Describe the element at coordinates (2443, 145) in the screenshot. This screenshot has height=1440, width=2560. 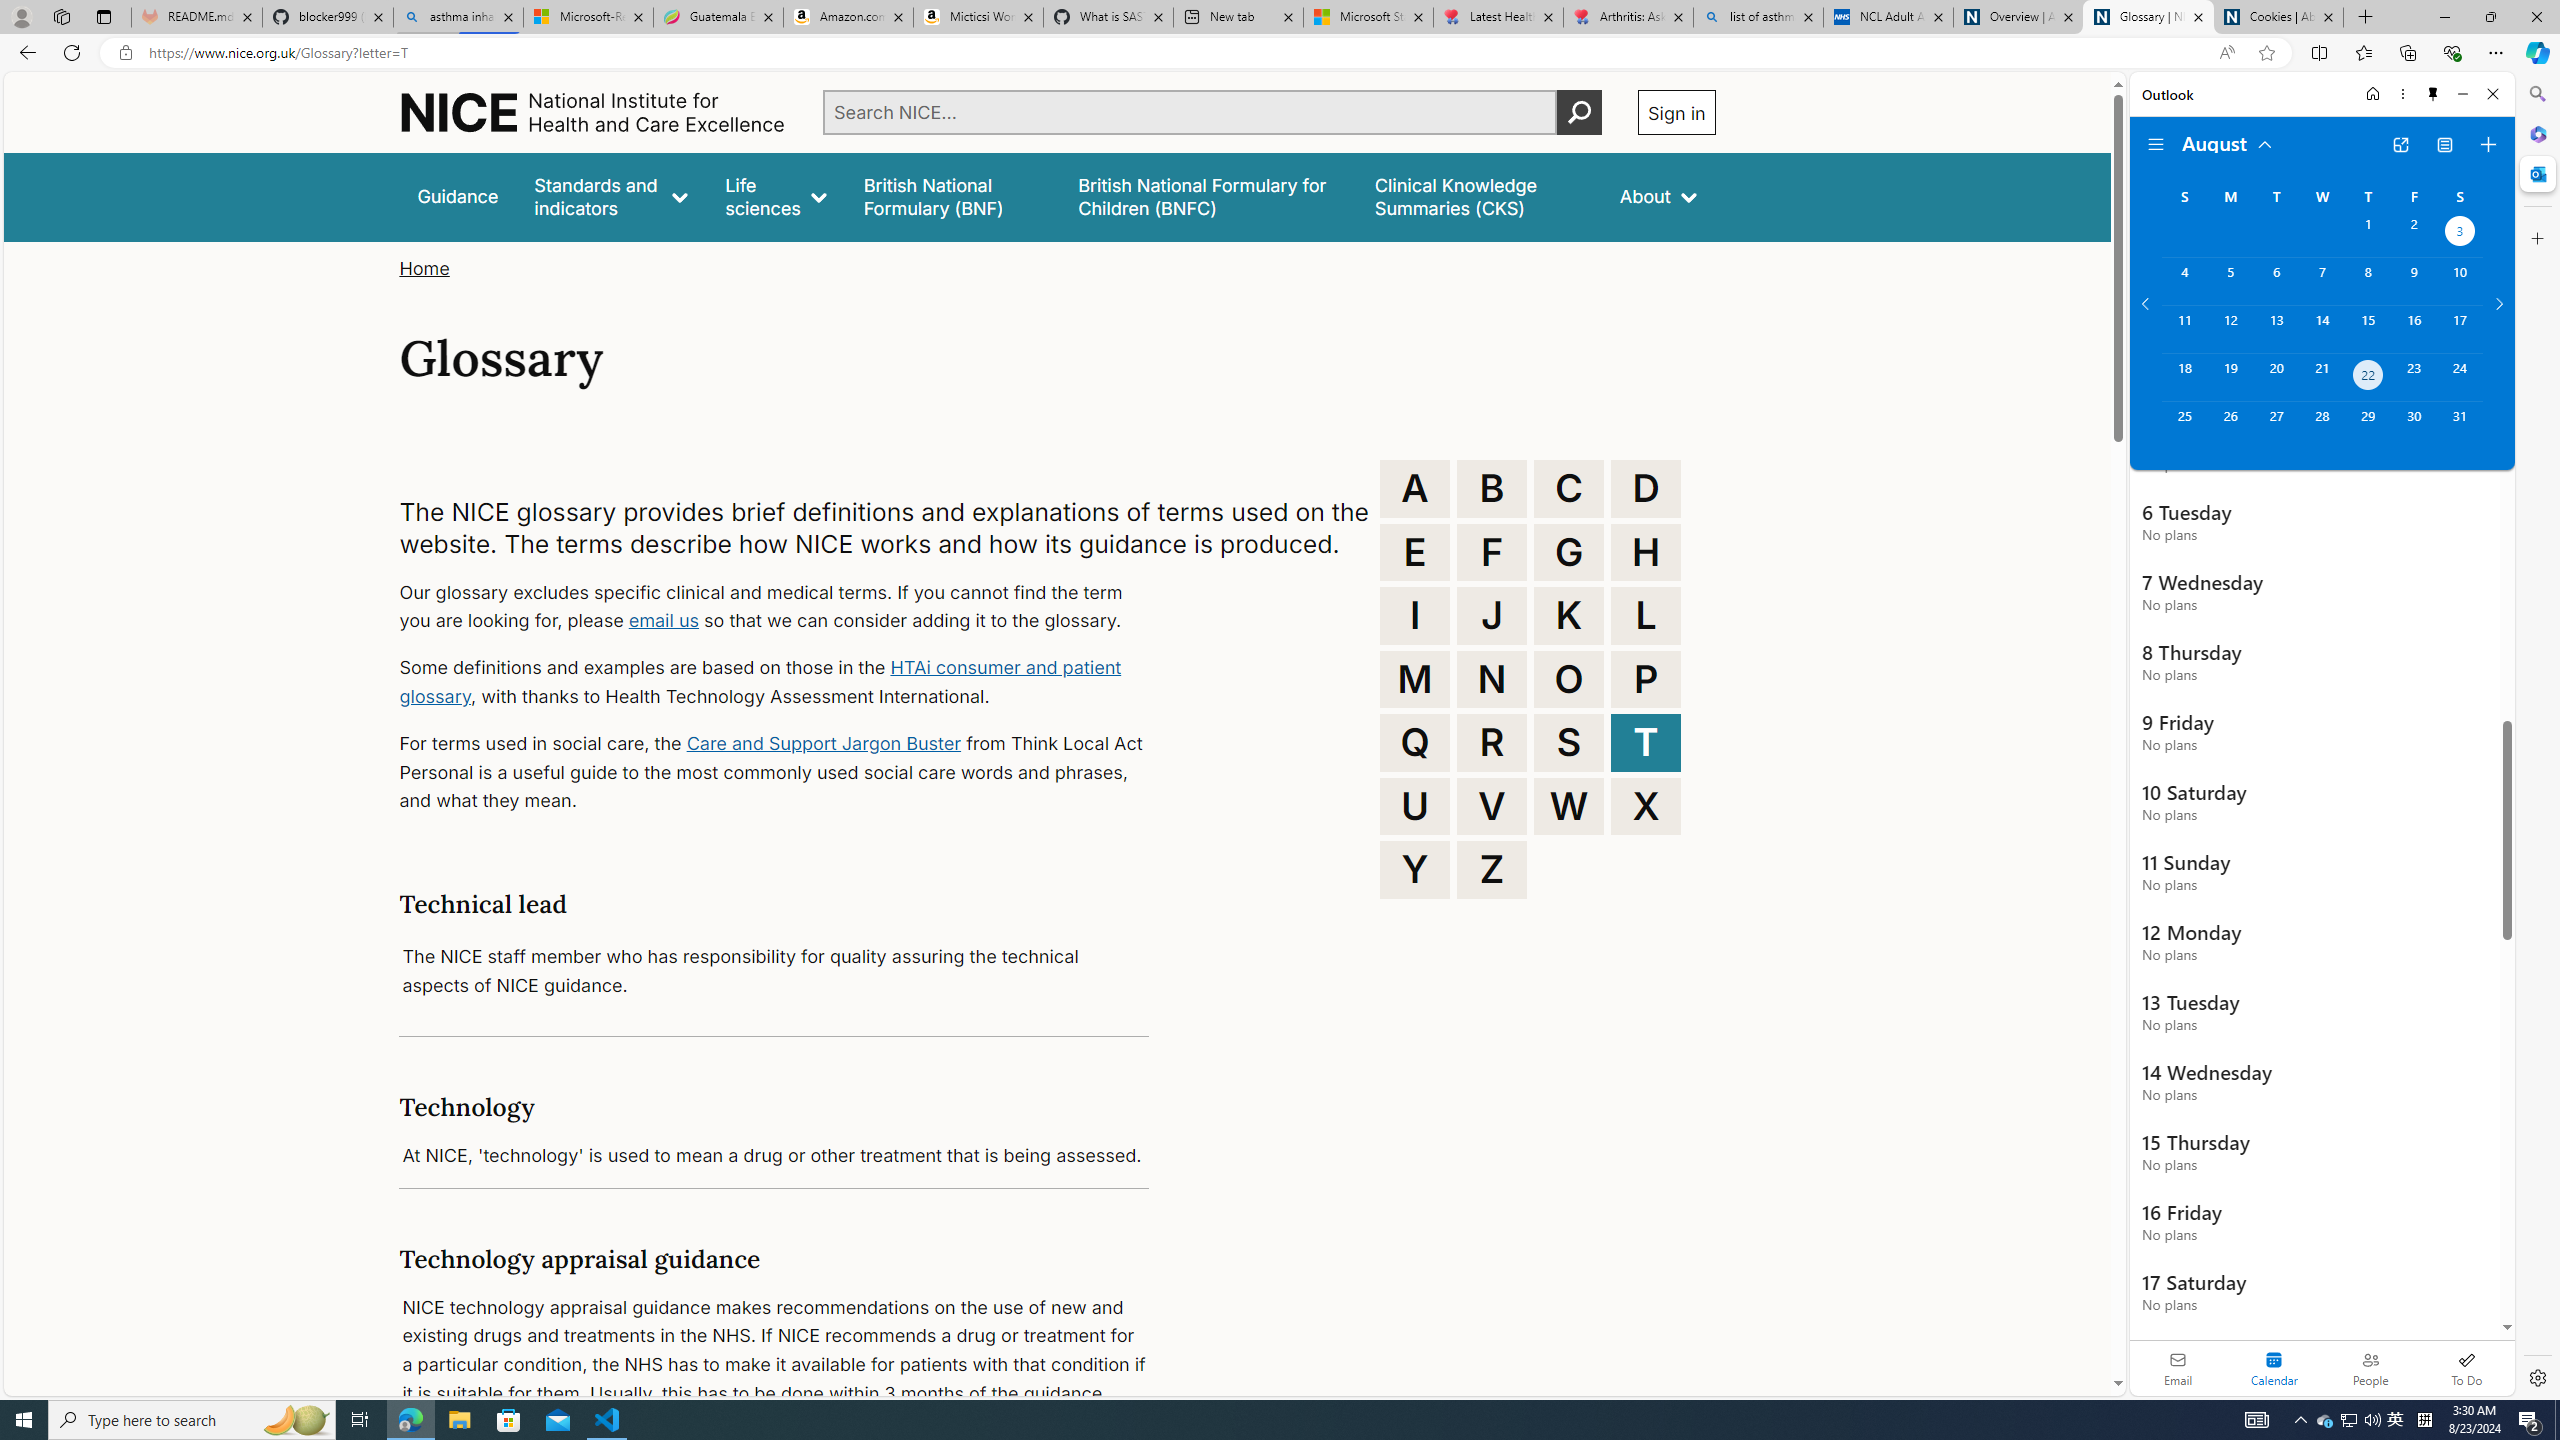
I see `'View Switcher. Current view is Agenda view'` at that location.